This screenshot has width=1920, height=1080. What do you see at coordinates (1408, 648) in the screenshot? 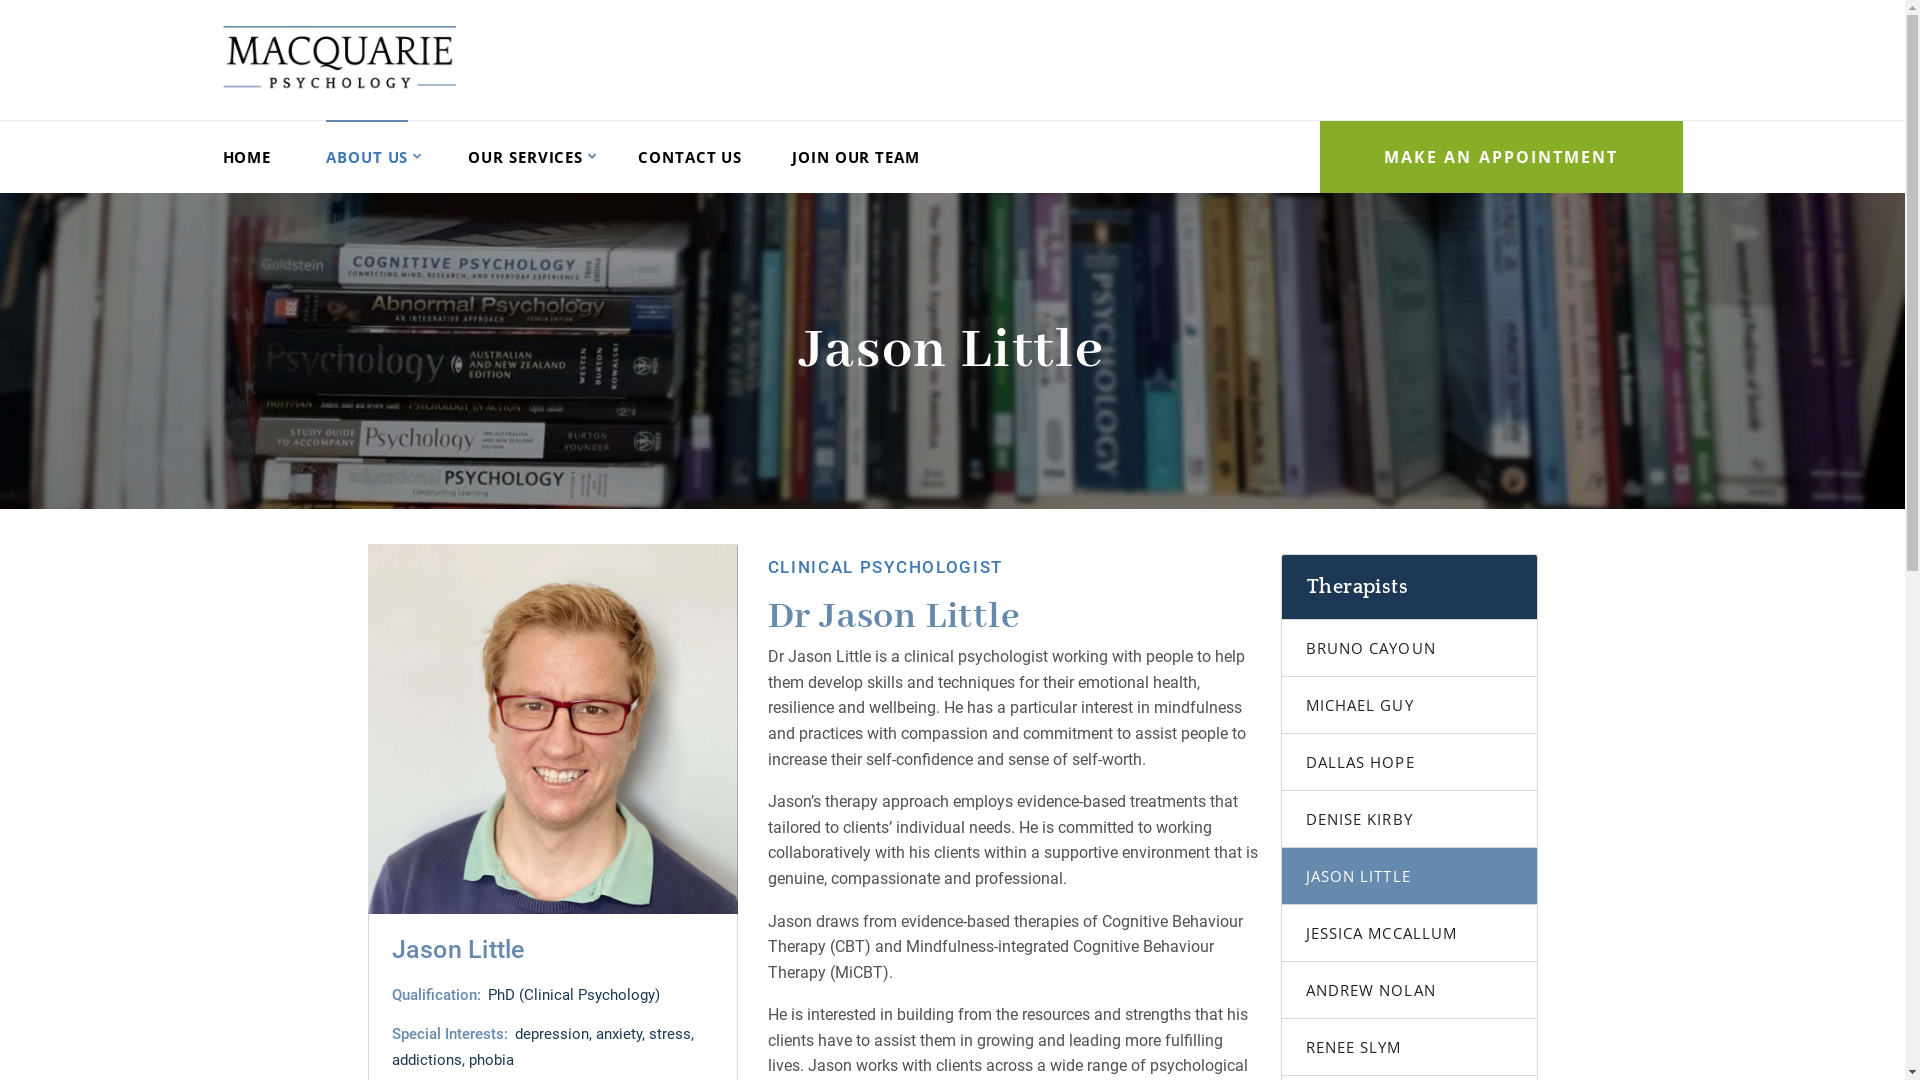
I see `'BRUNO CAYOUN'` at bounding box center [1408, 648].